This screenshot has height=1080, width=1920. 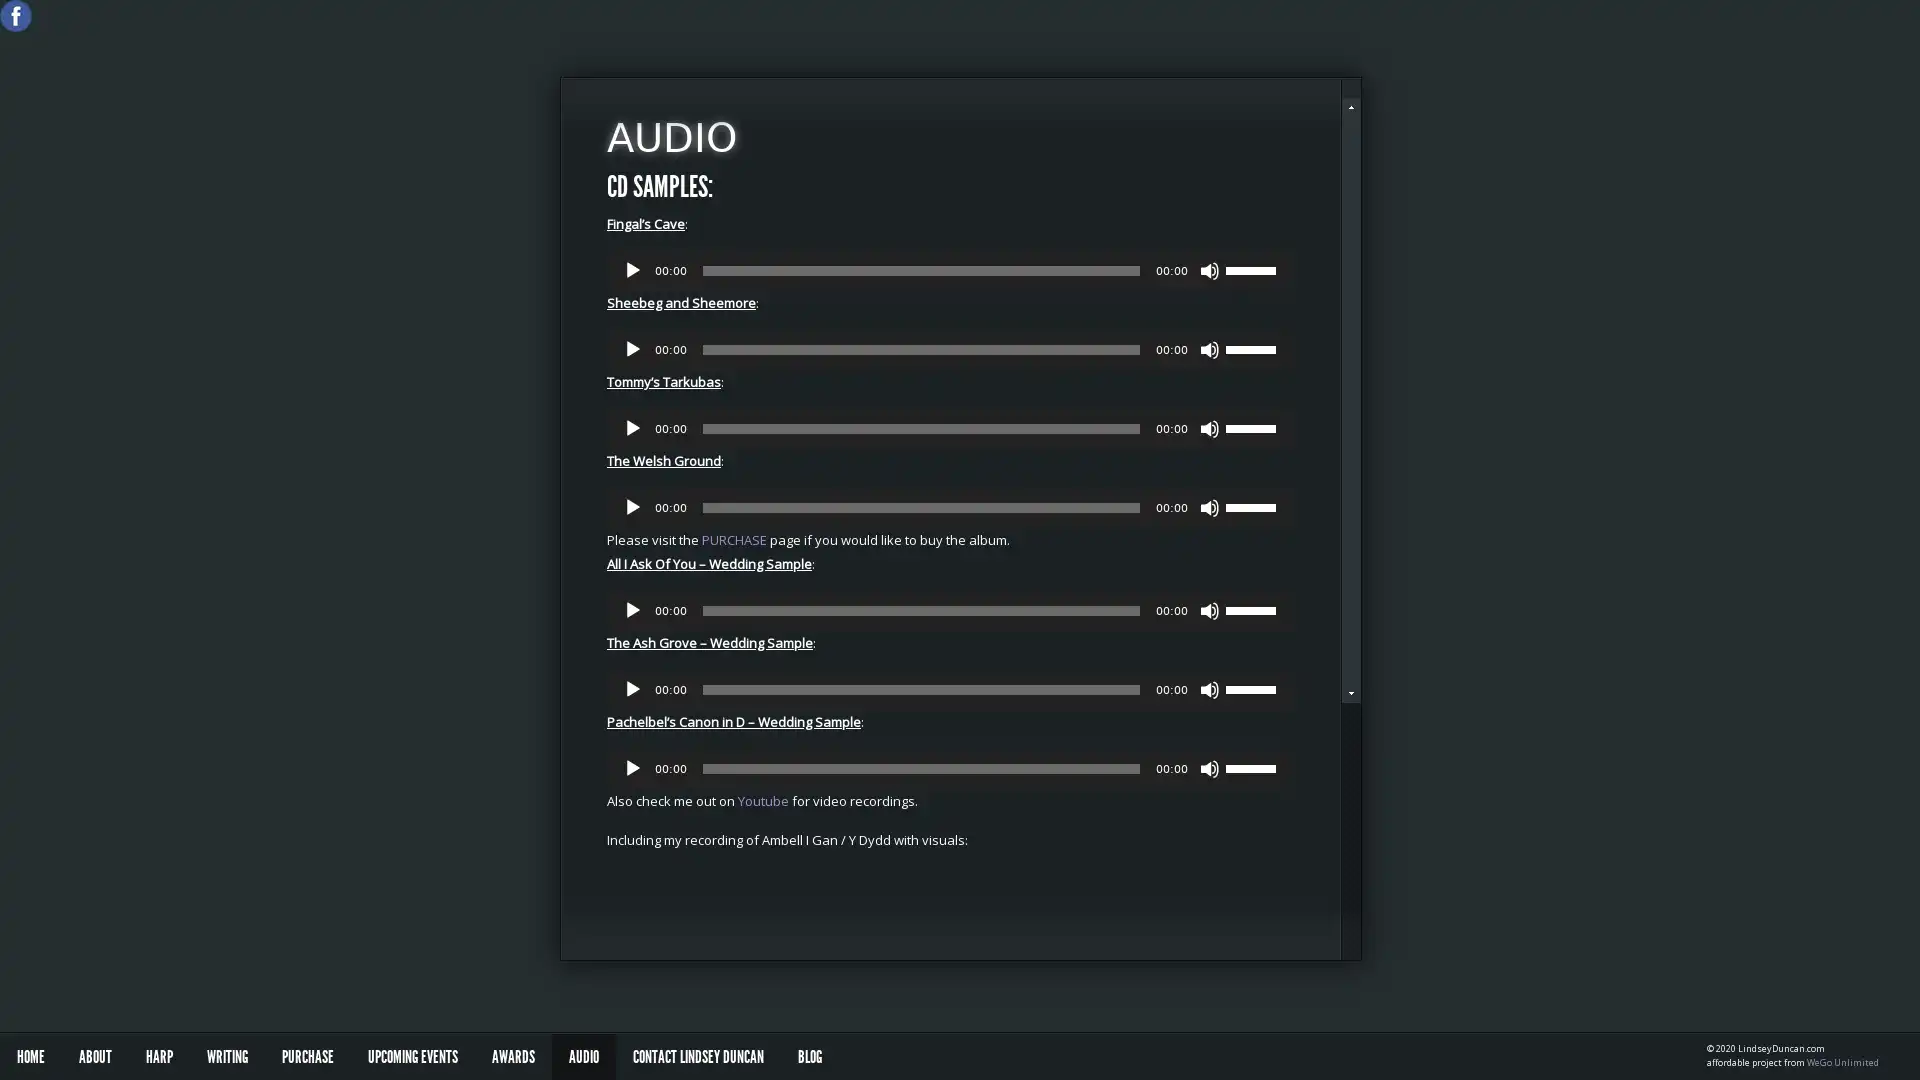 What do you see at coordinates (1208, 689) in the screenshot?
I see `Mute` at bounding box center [1208, 689].